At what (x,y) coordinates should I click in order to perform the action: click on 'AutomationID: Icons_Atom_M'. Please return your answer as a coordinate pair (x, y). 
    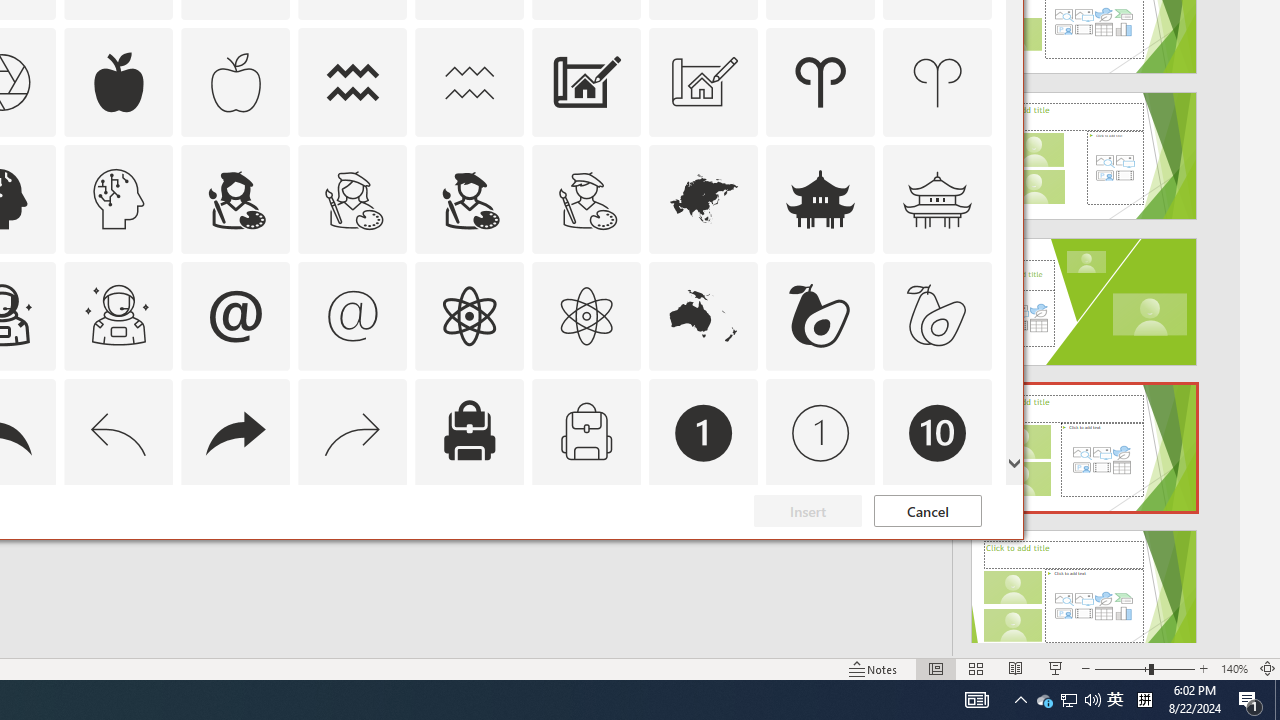
    Looking at the image, I should click on (585, 315).